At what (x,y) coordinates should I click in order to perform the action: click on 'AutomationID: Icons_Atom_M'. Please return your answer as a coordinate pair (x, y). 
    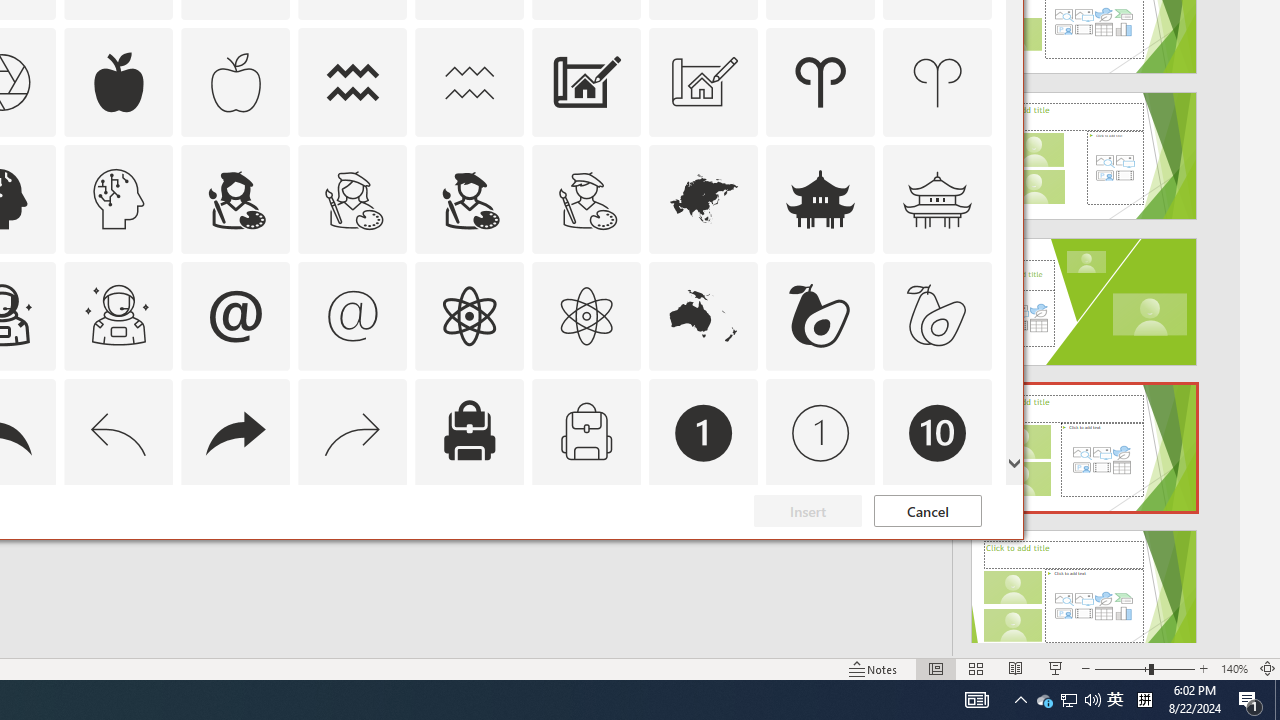
    Looking at the image, I should click on (585, 315).